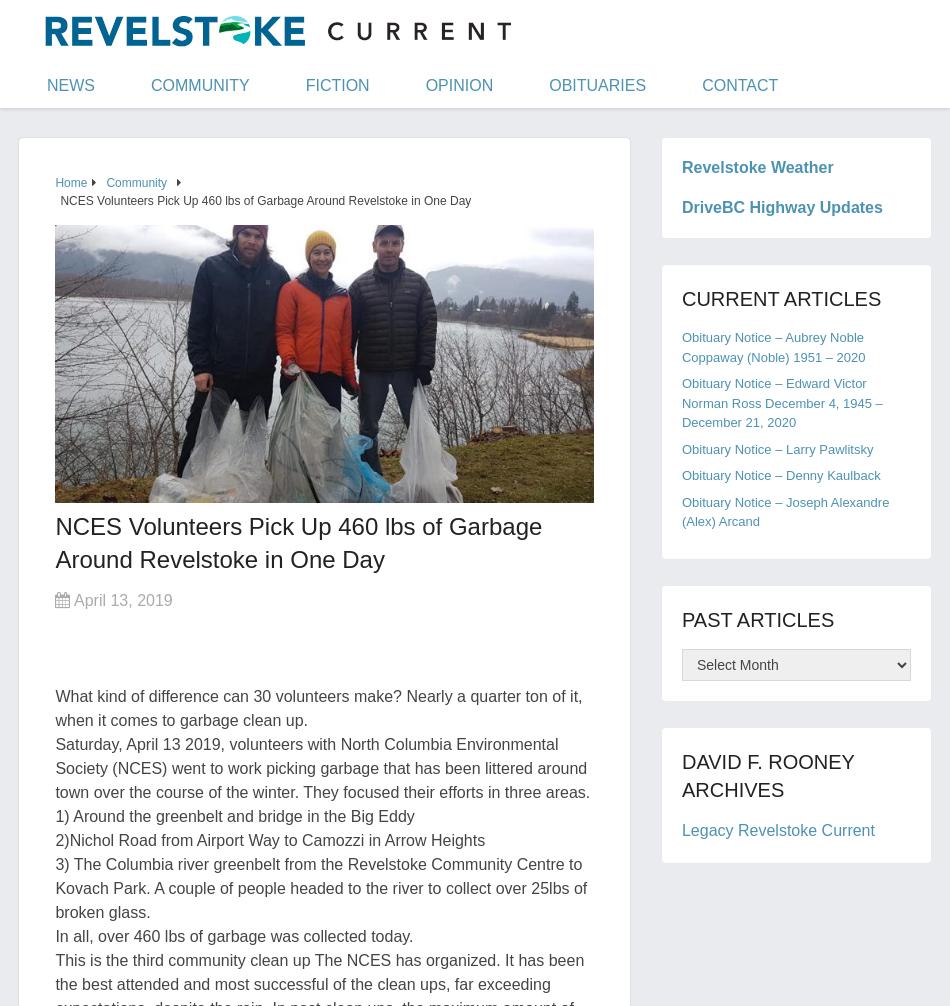 The height and width of the screenshot is (1006, 950). I want to click on 'What kind of difference can 30 volunteers make? Nearly a quarter ton of it, when it comes to garbage clean up.', so click(317, 707).